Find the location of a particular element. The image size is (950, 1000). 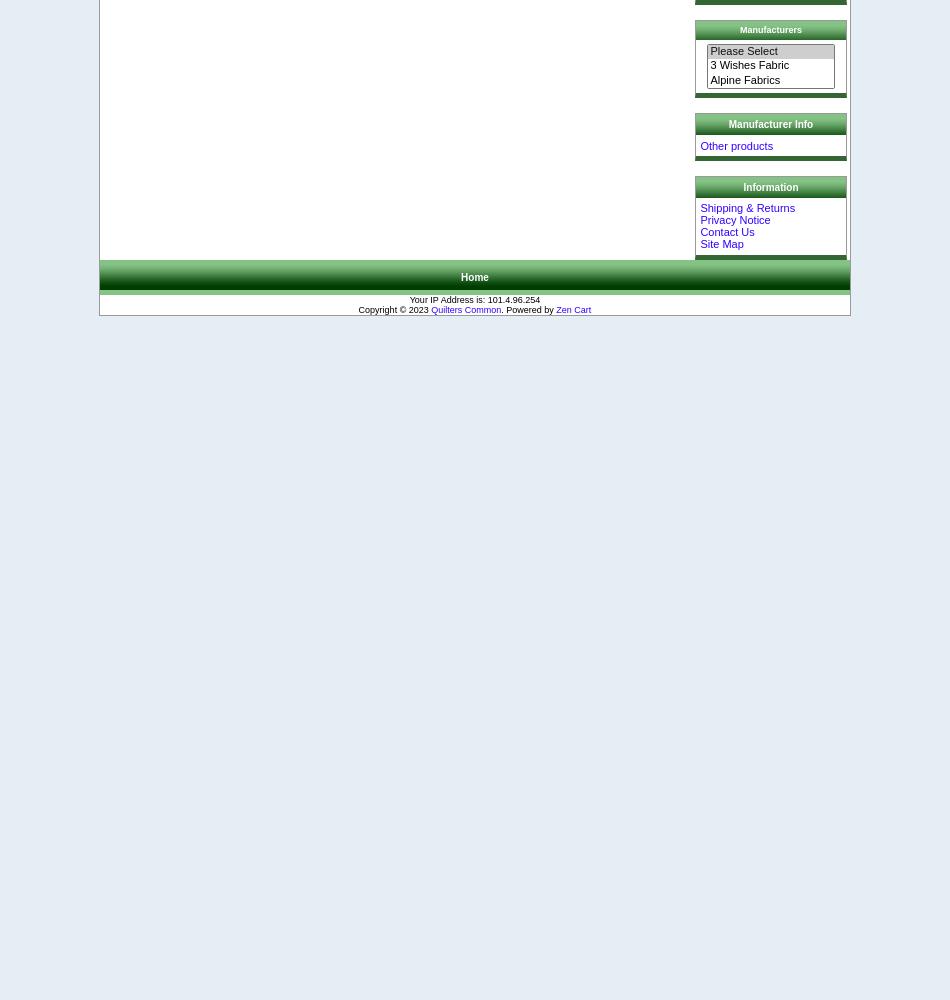

'Contact Us' is located at coordinates (726, 231).